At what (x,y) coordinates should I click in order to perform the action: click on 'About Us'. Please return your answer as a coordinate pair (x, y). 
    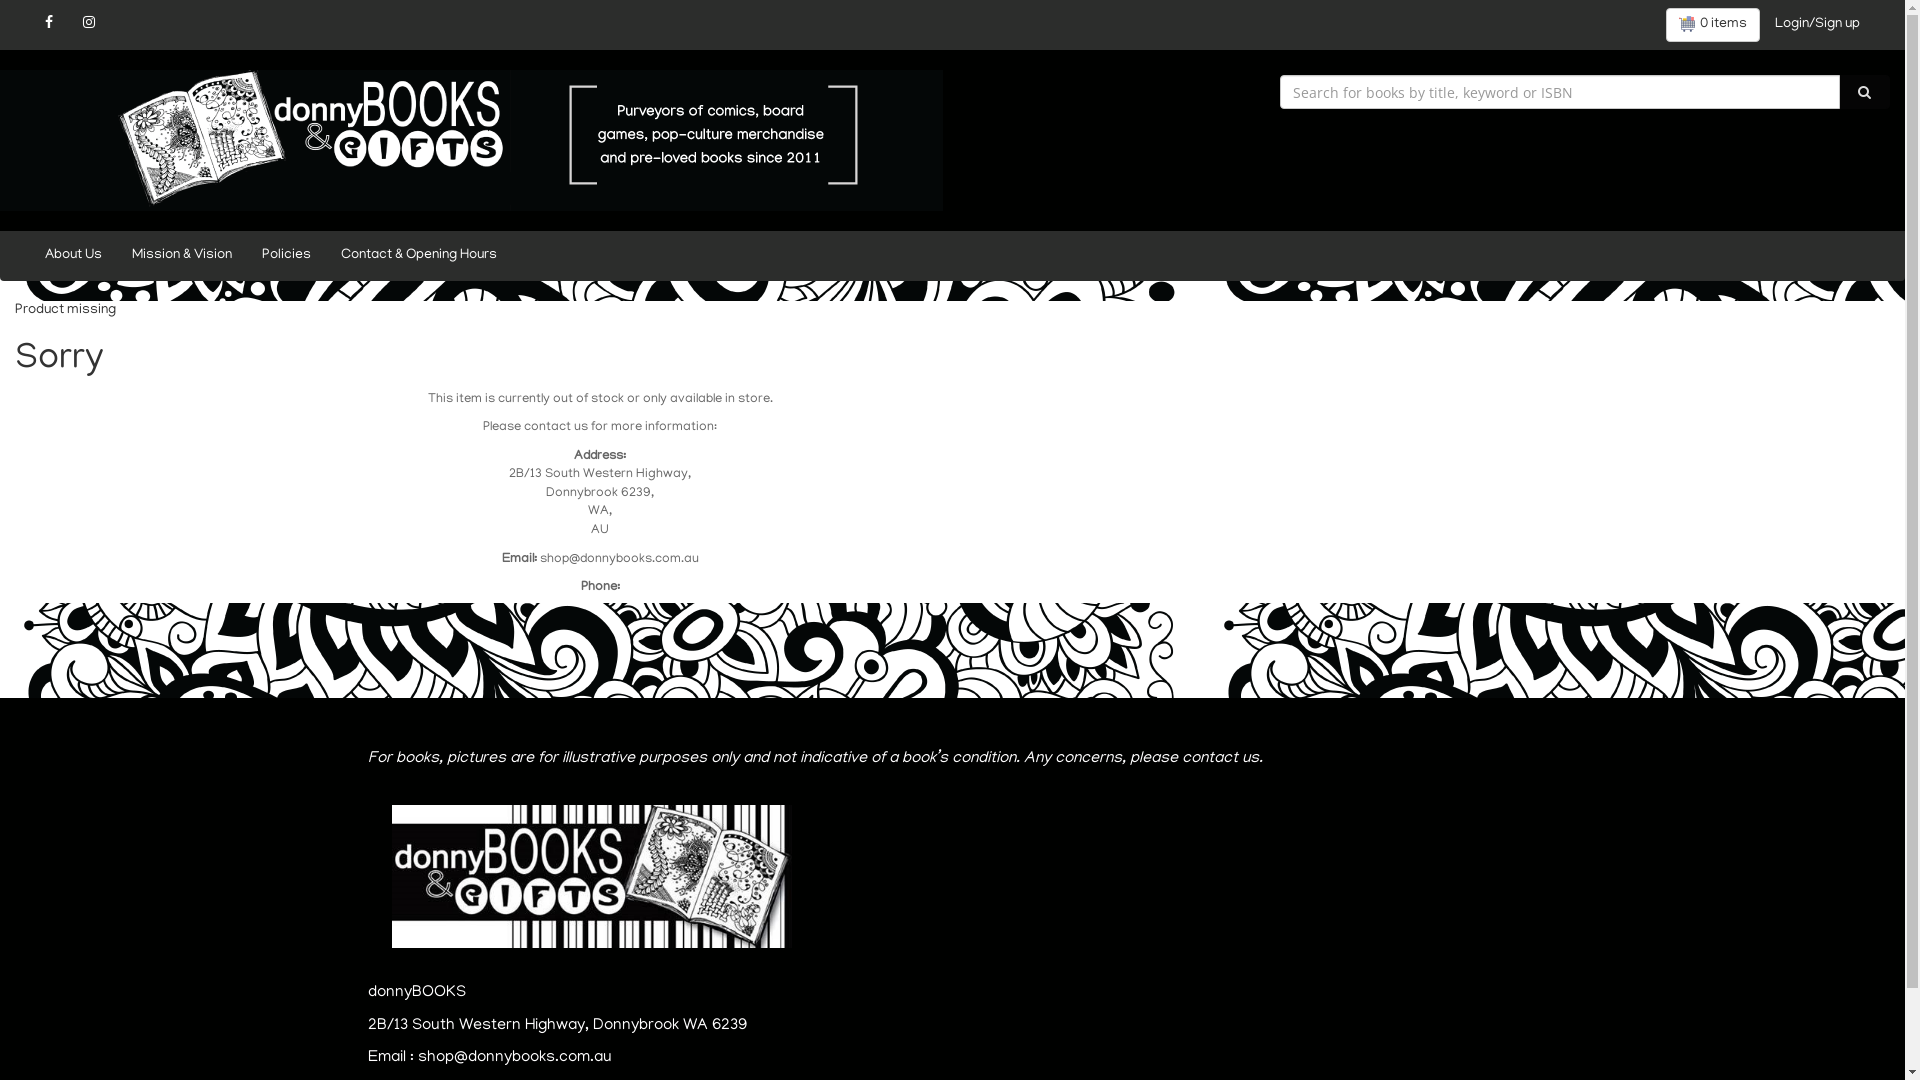
    Looking at the image, I should click on (73, 254).